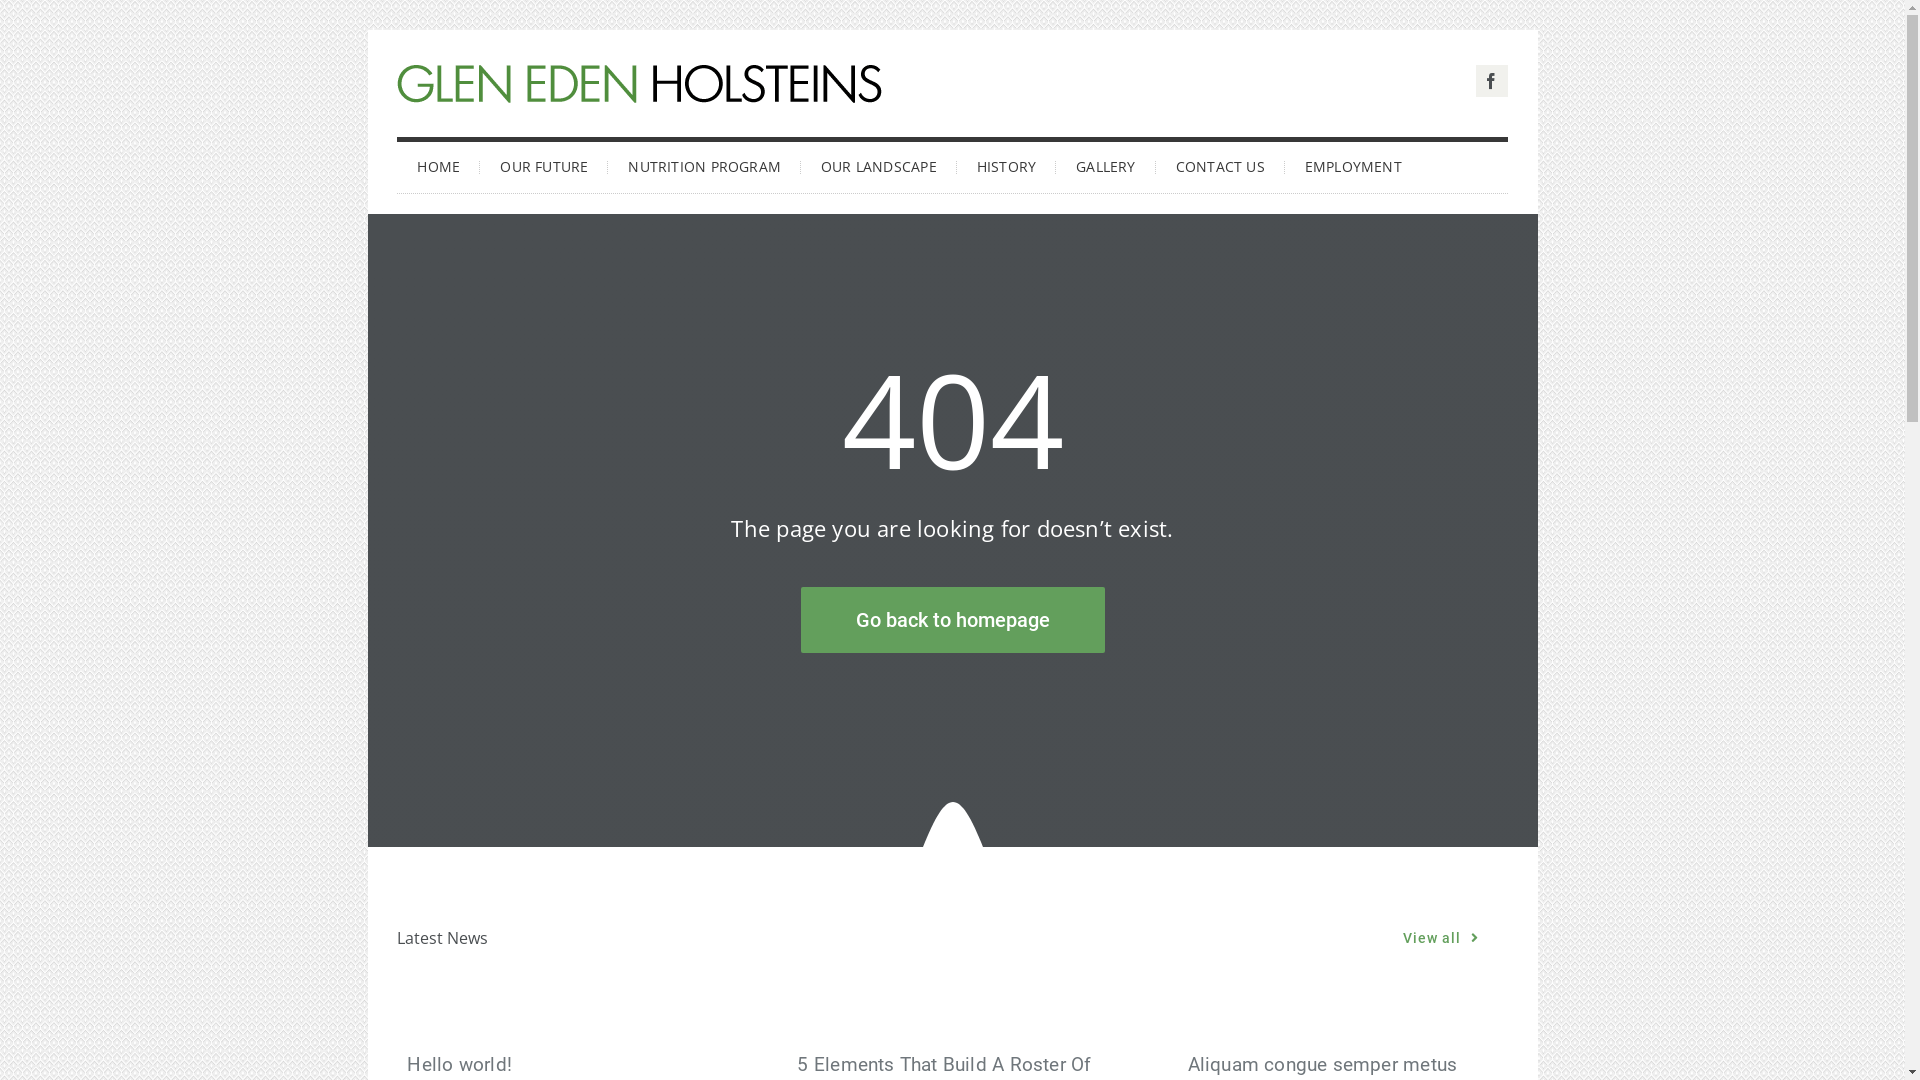  Describe the element at coordinates (543, 164) in the screenshot. I see `'OUR FUTURE'` at that location.